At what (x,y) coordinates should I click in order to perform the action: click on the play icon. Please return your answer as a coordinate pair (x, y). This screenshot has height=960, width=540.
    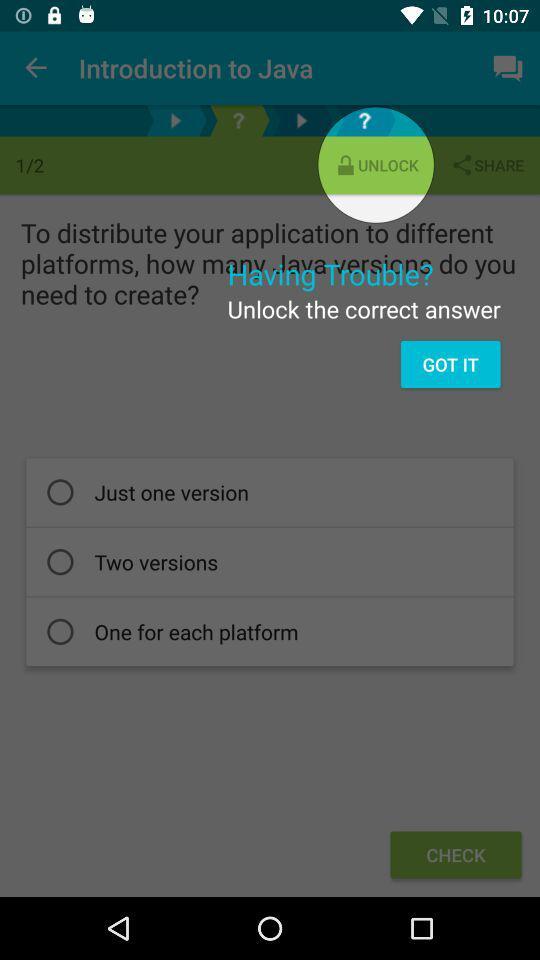
    Looking at the image, I should click on (175, 120).